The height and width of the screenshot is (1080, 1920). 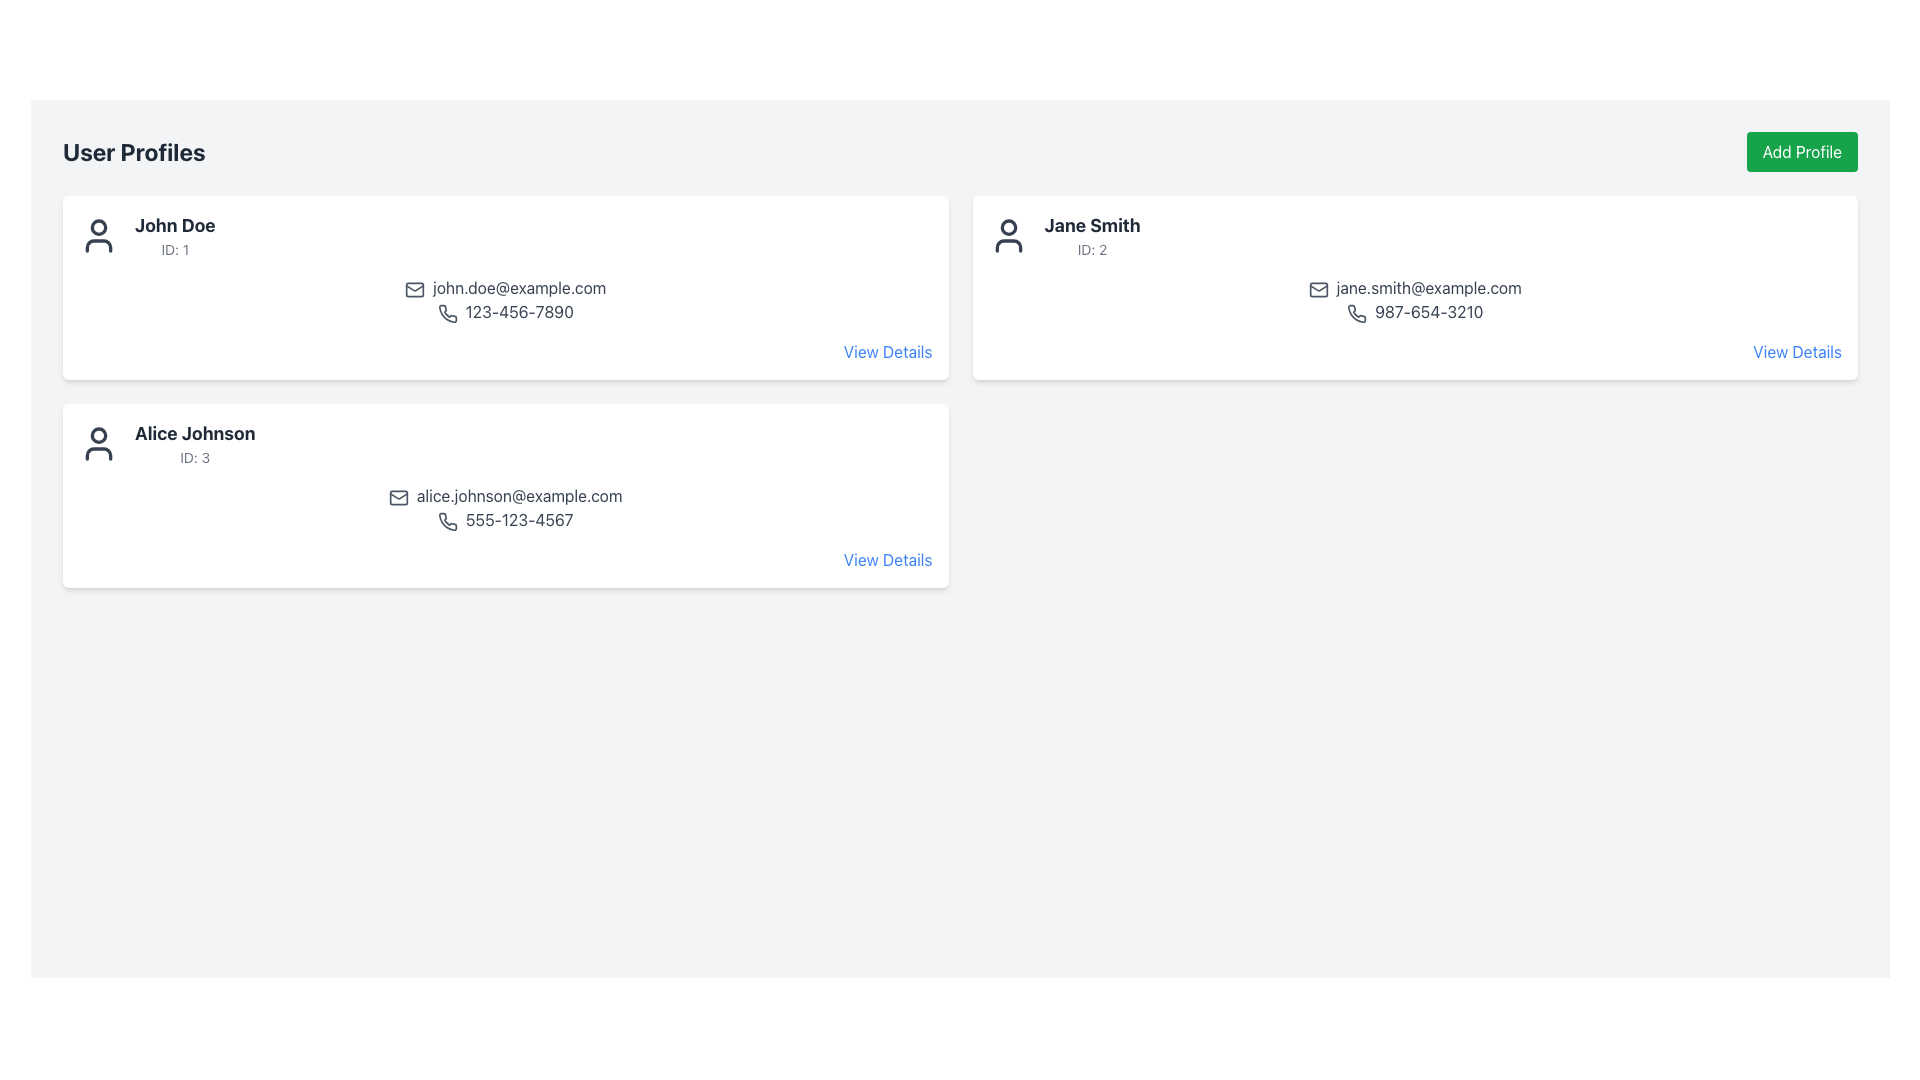 I want to click on the graphic element representing Jane Smith's user profile icon located at the lower segment of the profile card, so click(x=1008, y=245).